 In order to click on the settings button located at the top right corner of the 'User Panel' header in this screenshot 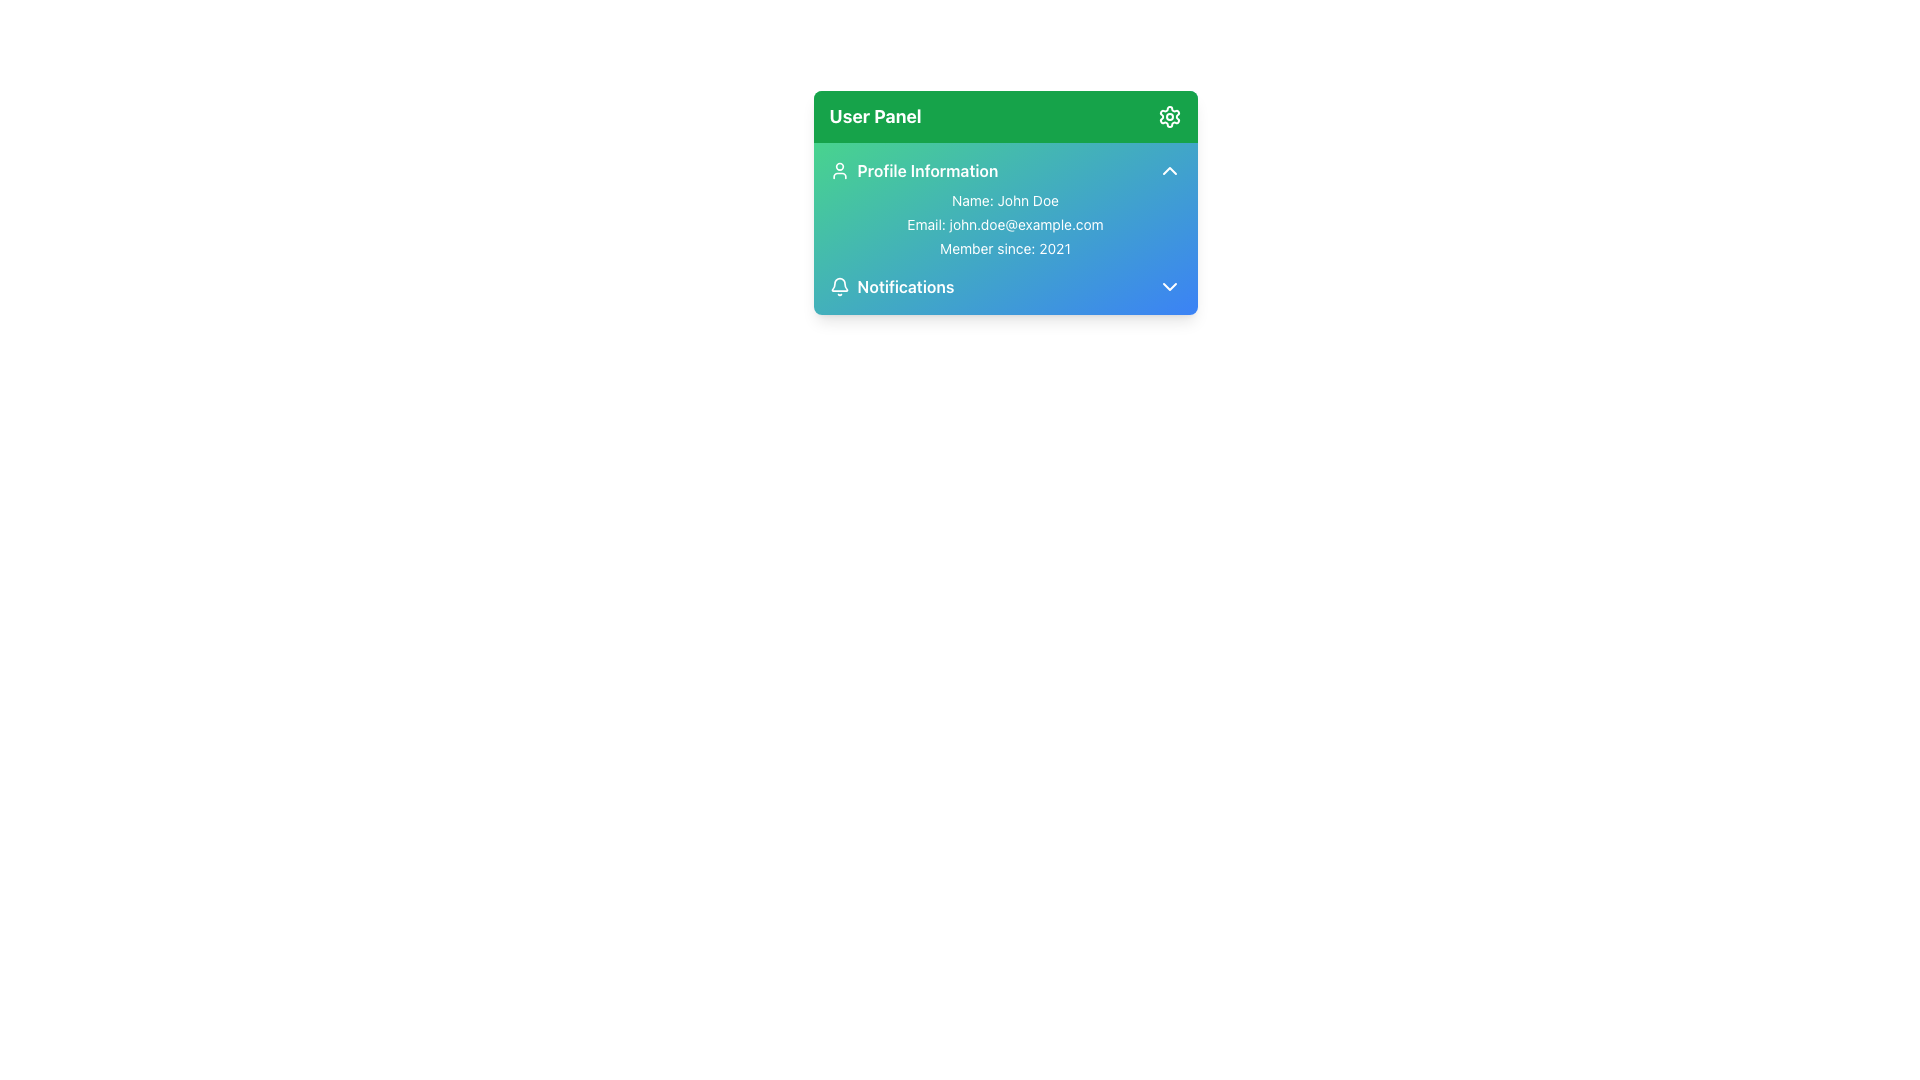, I will do `click(1169, 116)`.